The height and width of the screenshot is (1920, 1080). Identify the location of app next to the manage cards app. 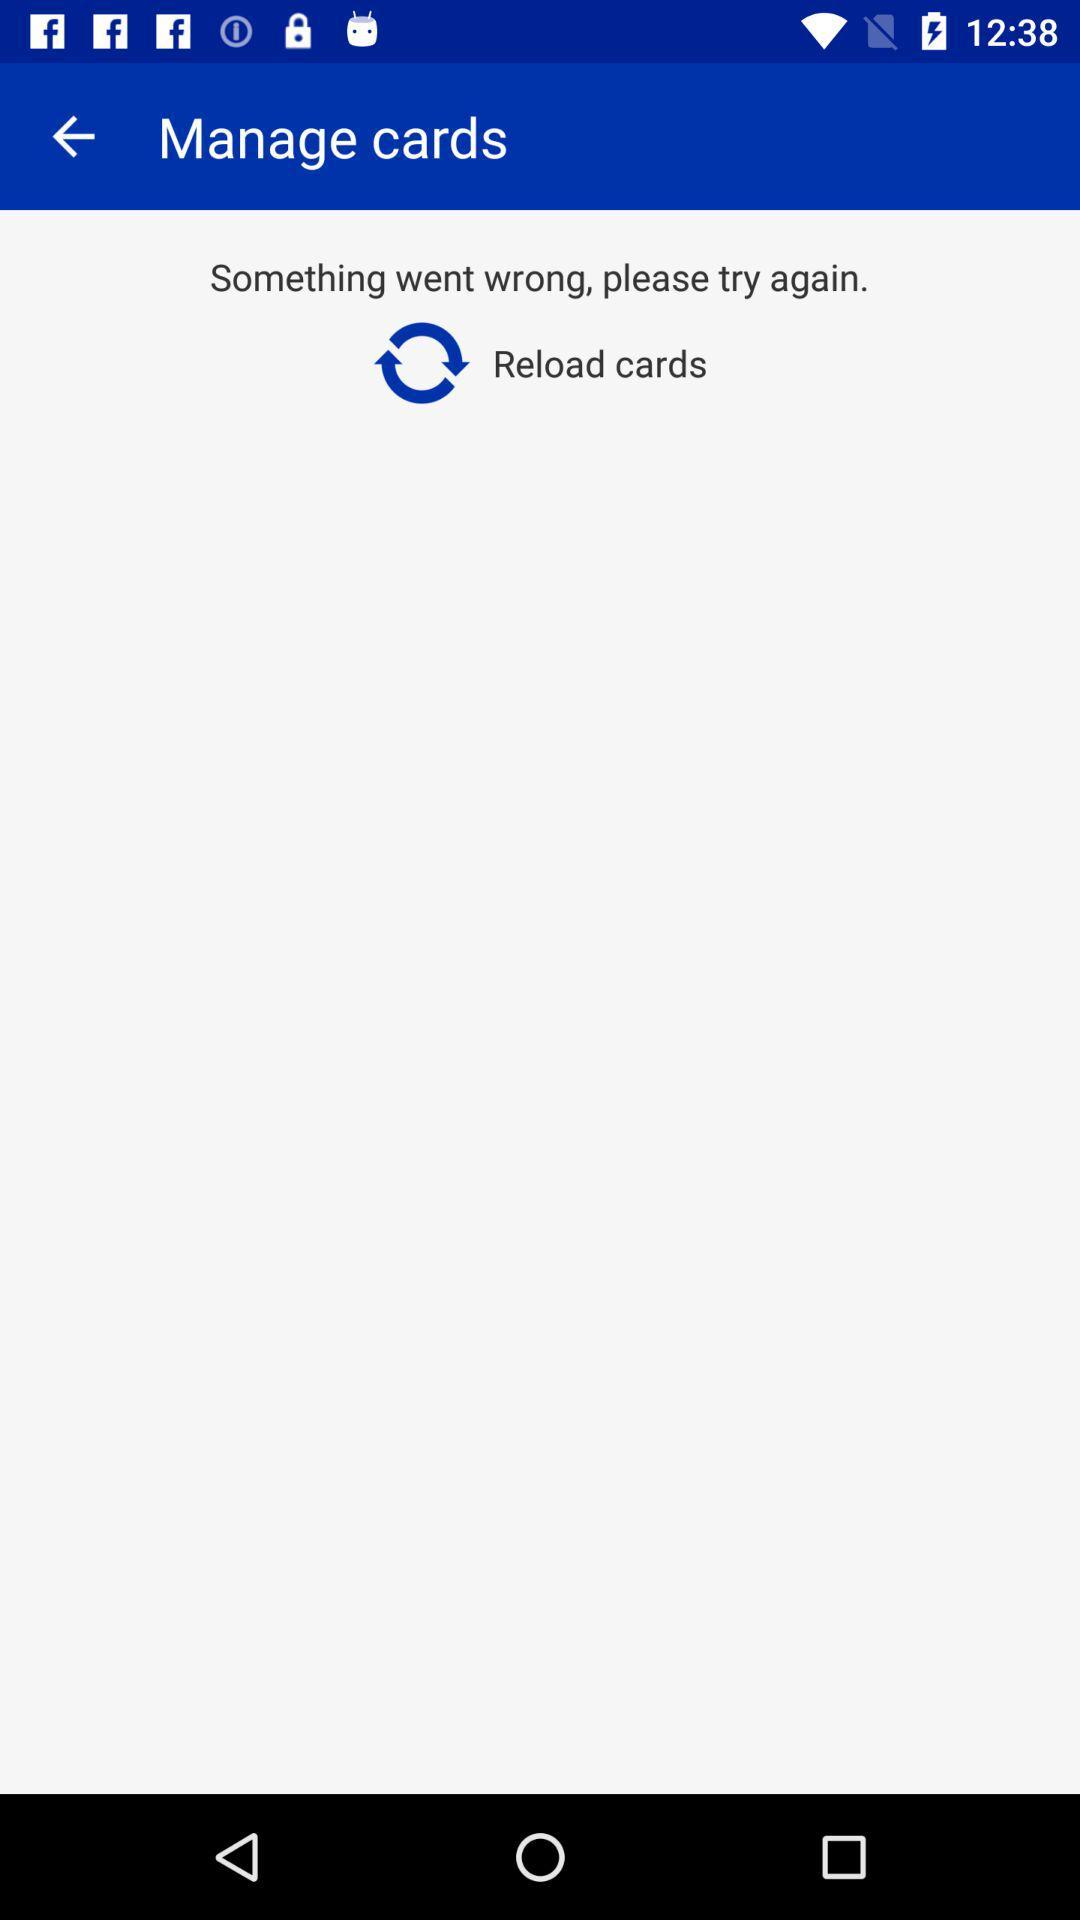
(72, 135).